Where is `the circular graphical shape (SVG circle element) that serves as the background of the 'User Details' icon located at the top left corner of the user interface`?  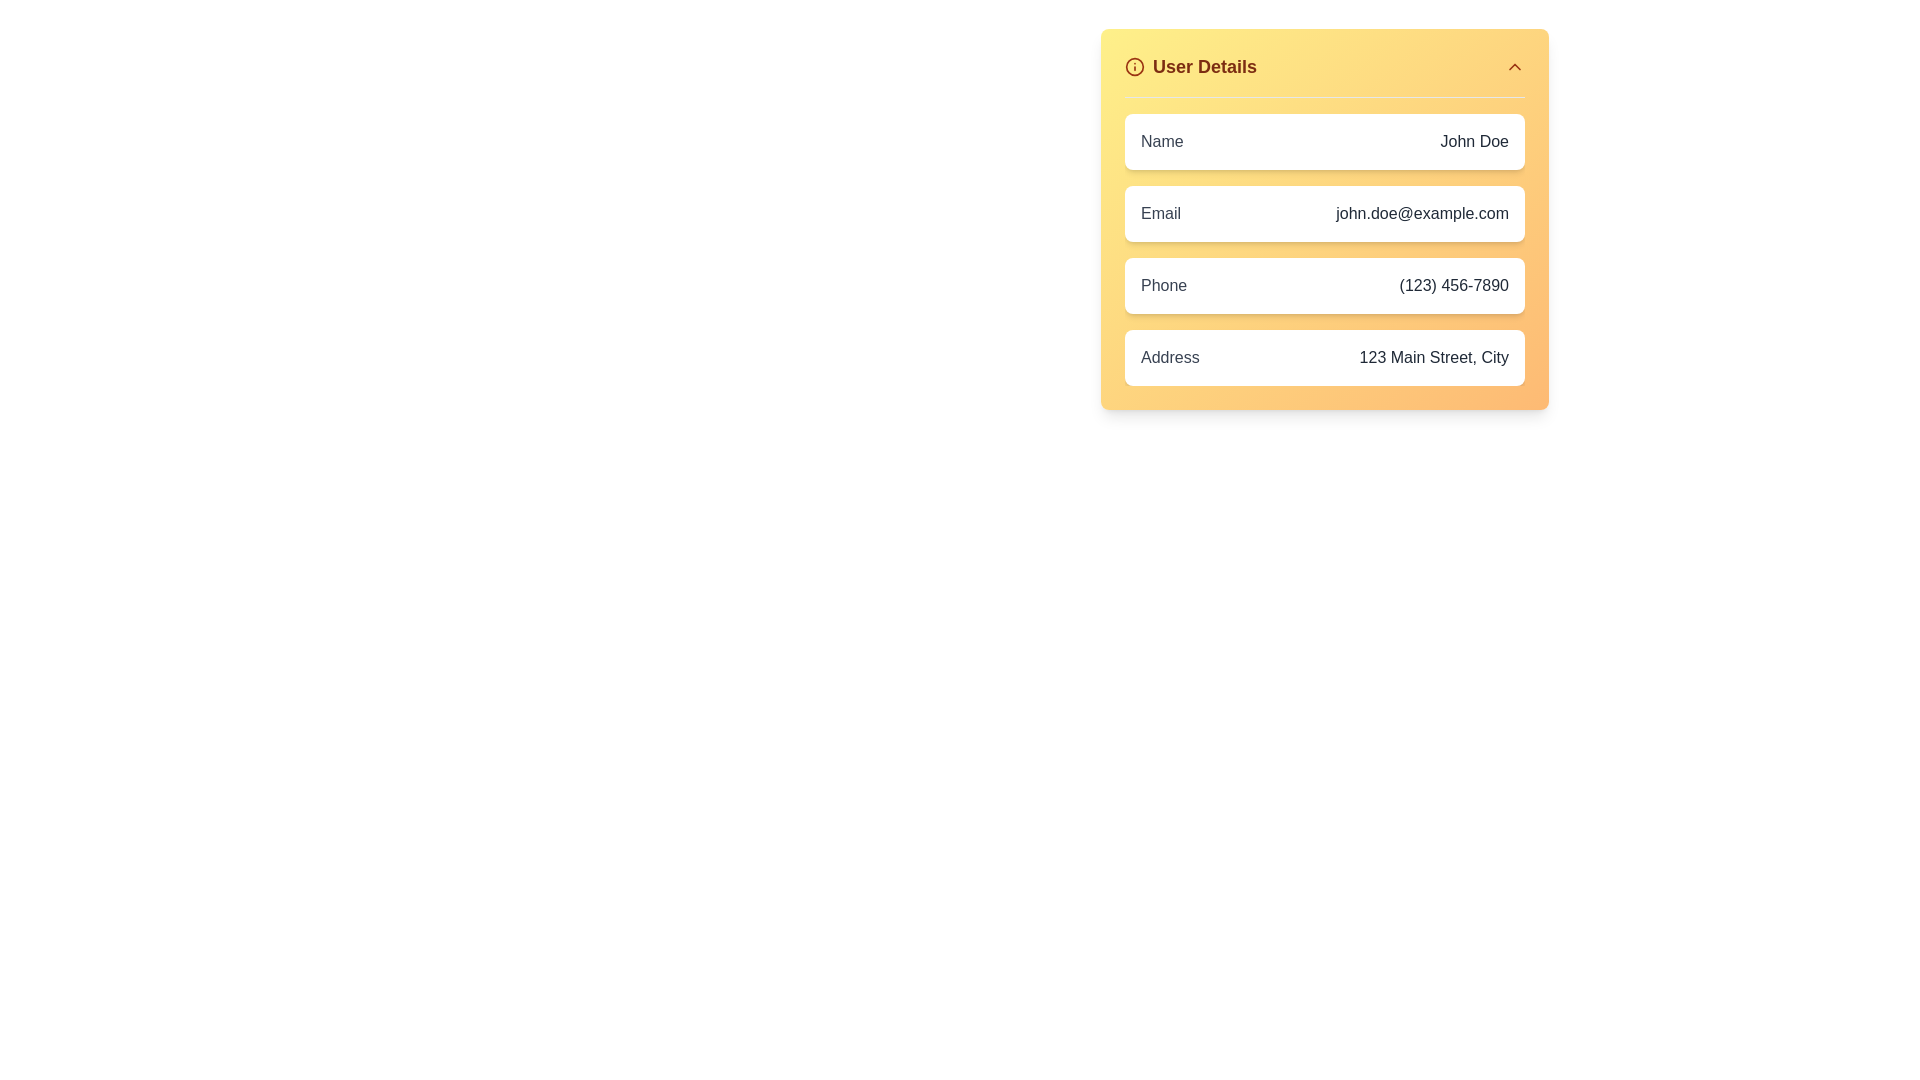
the circular graphical shape (SVG circle element) that serves as the background of the 'User Details' icon located at the top left corner of the user interface is located at coordinates (1134, 65).